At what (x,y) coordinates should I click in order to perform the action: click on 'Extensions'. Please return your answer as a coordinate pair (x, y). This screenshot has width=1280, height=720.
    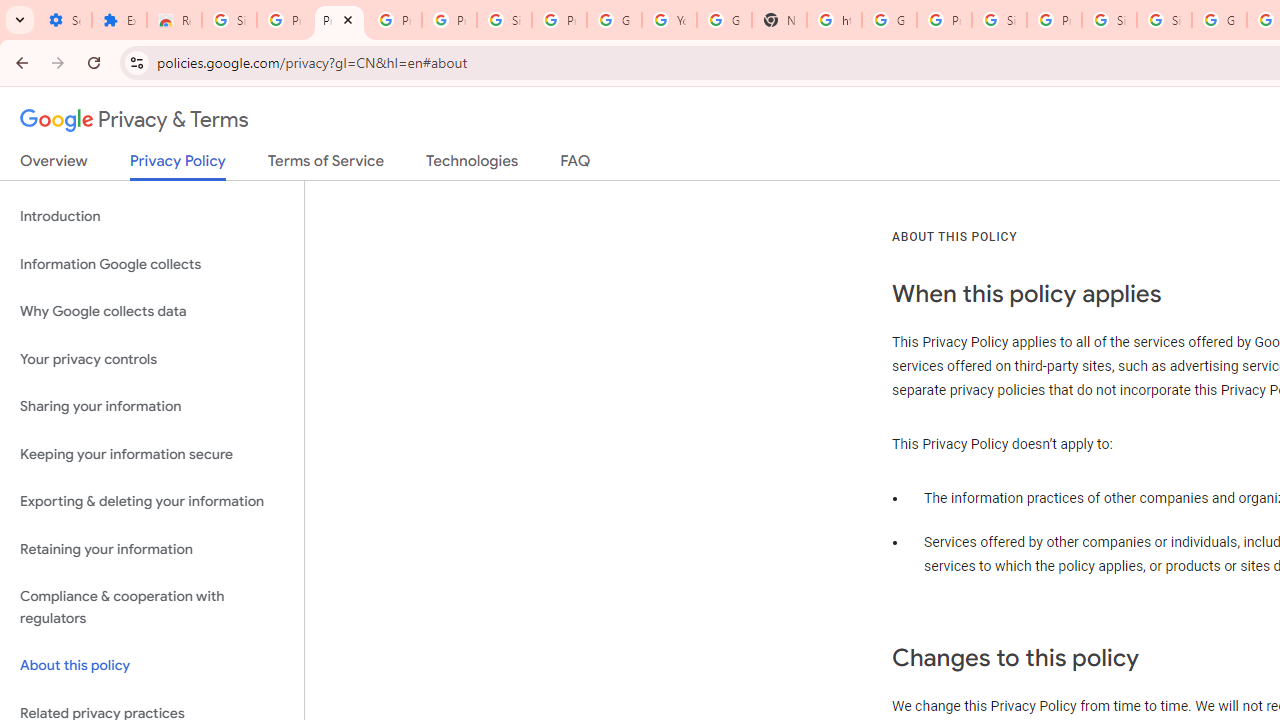
    Looking at the image, I should click on (118, 20).